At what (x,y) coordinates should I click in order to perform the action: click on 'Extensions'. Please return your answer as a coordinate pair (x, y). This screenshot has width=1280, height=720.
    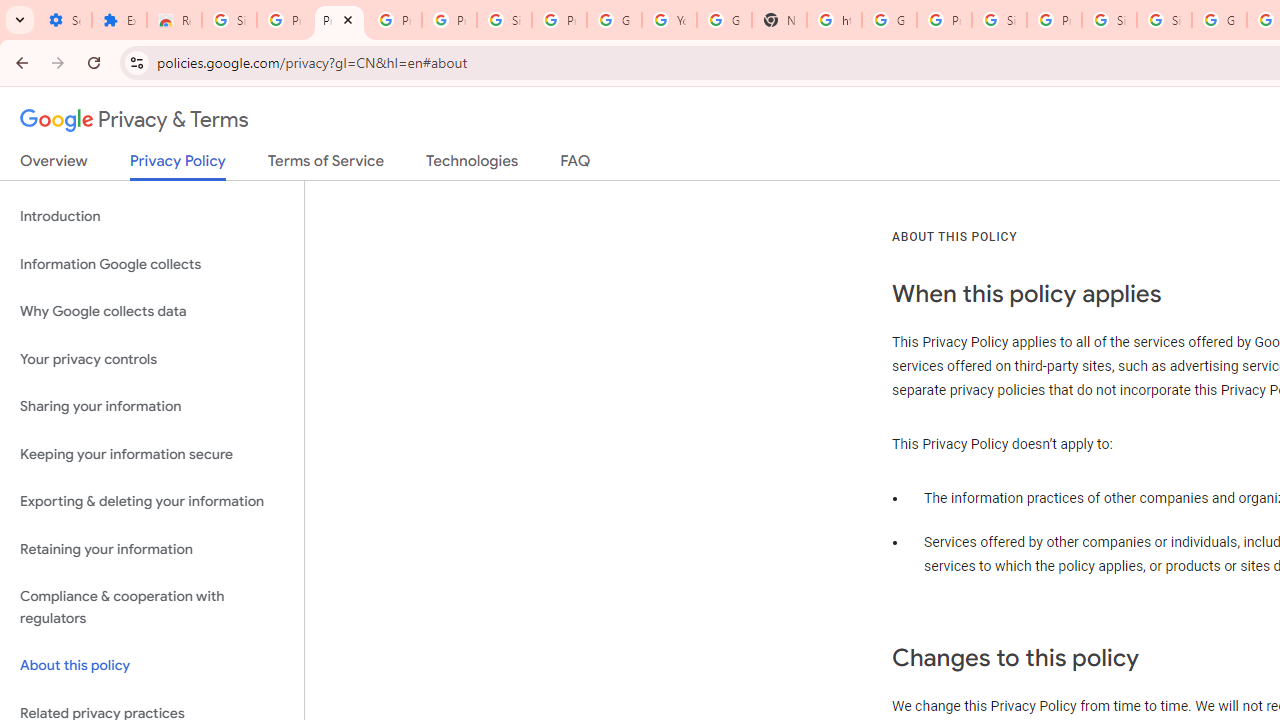
    Looking at the image, I should click on (118, 20).